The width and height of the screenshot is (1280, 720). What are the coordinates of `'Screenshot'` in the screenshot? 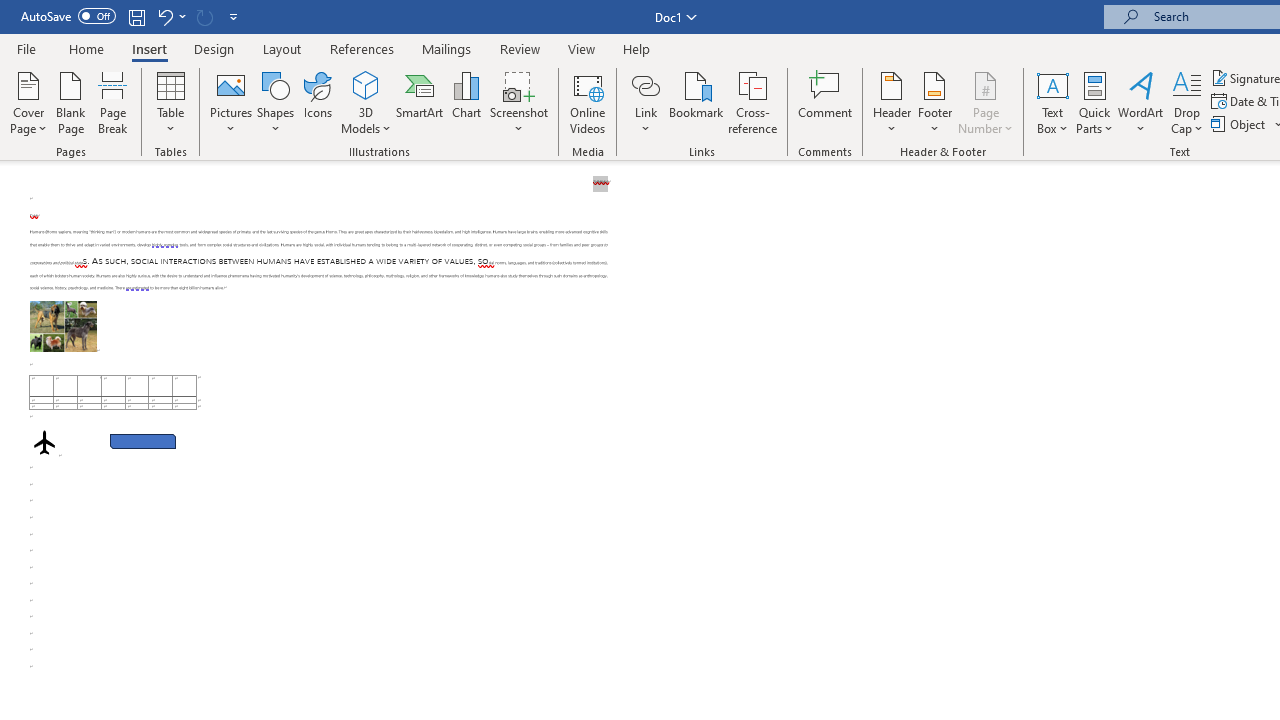 It's located at (519, 103).